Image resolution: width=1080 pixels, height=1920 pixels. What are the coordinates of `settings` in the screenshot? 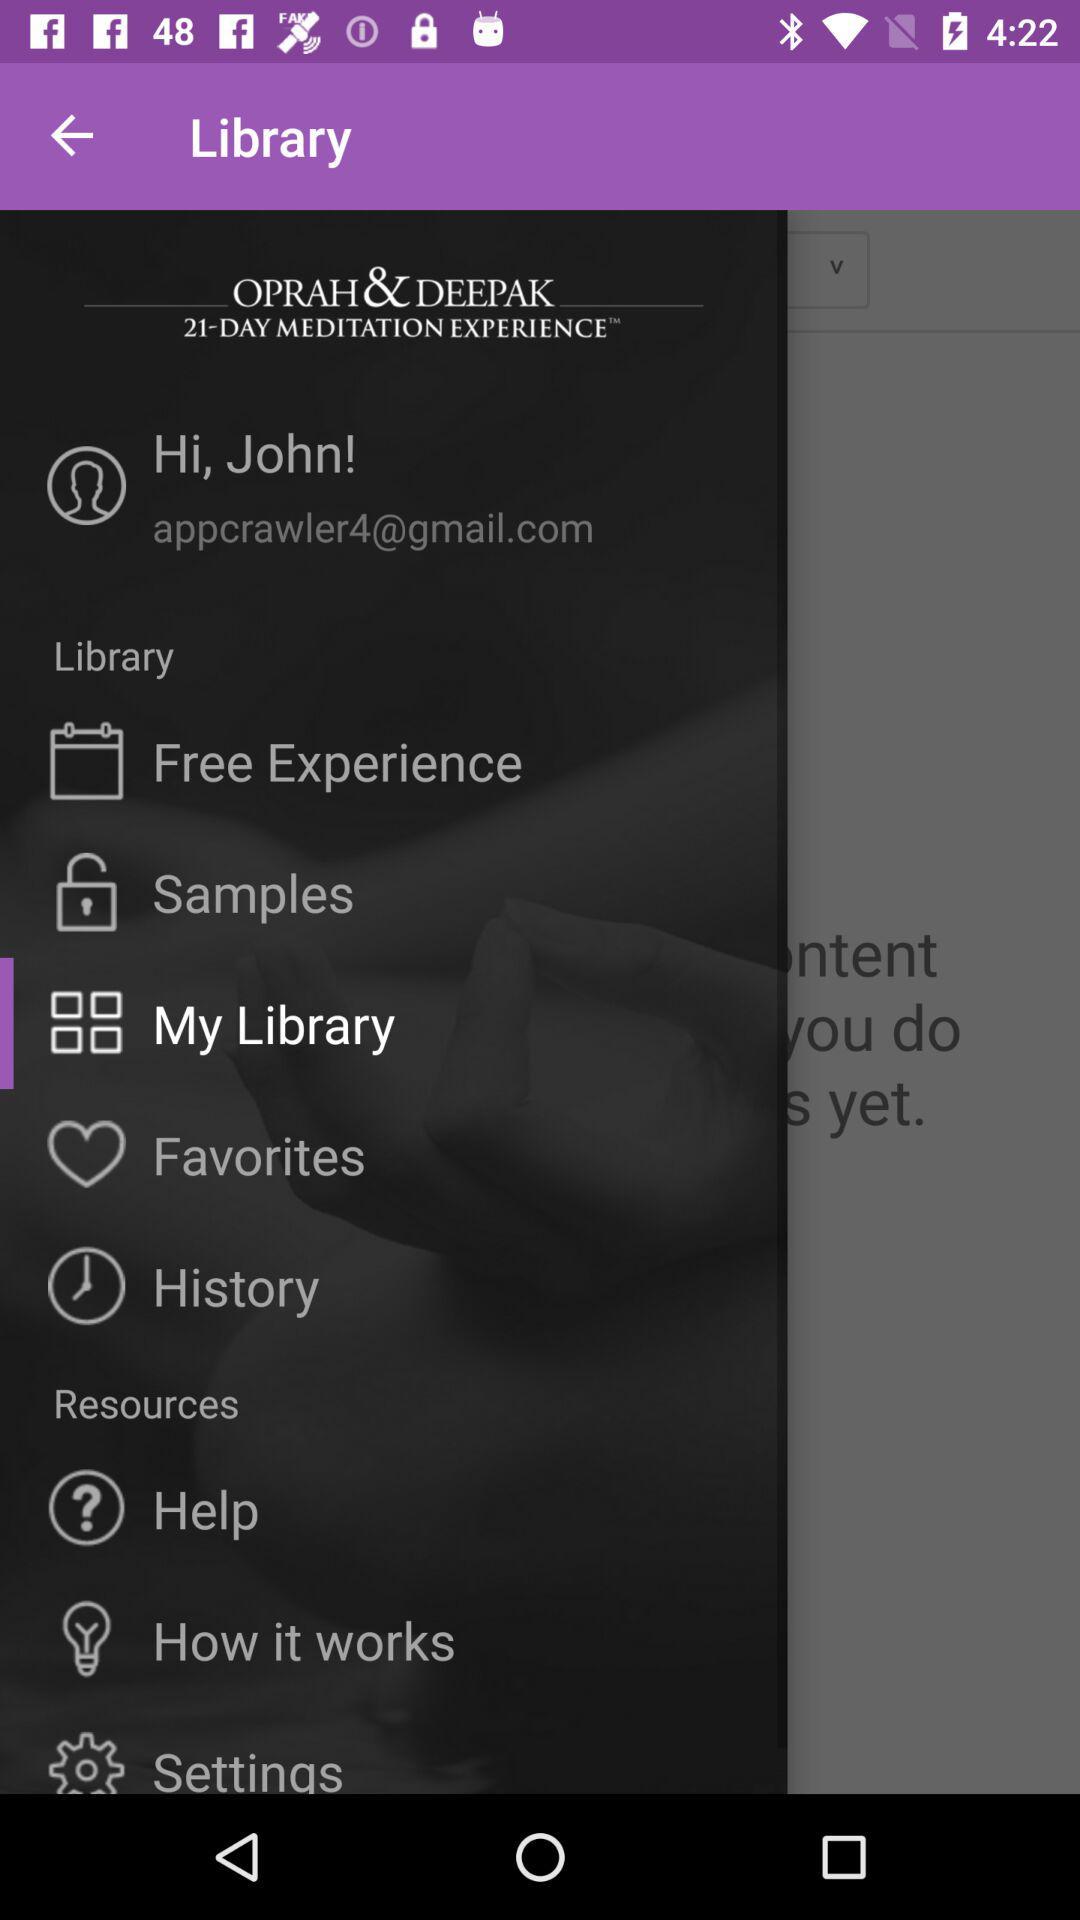 It's located at (247, 1765).